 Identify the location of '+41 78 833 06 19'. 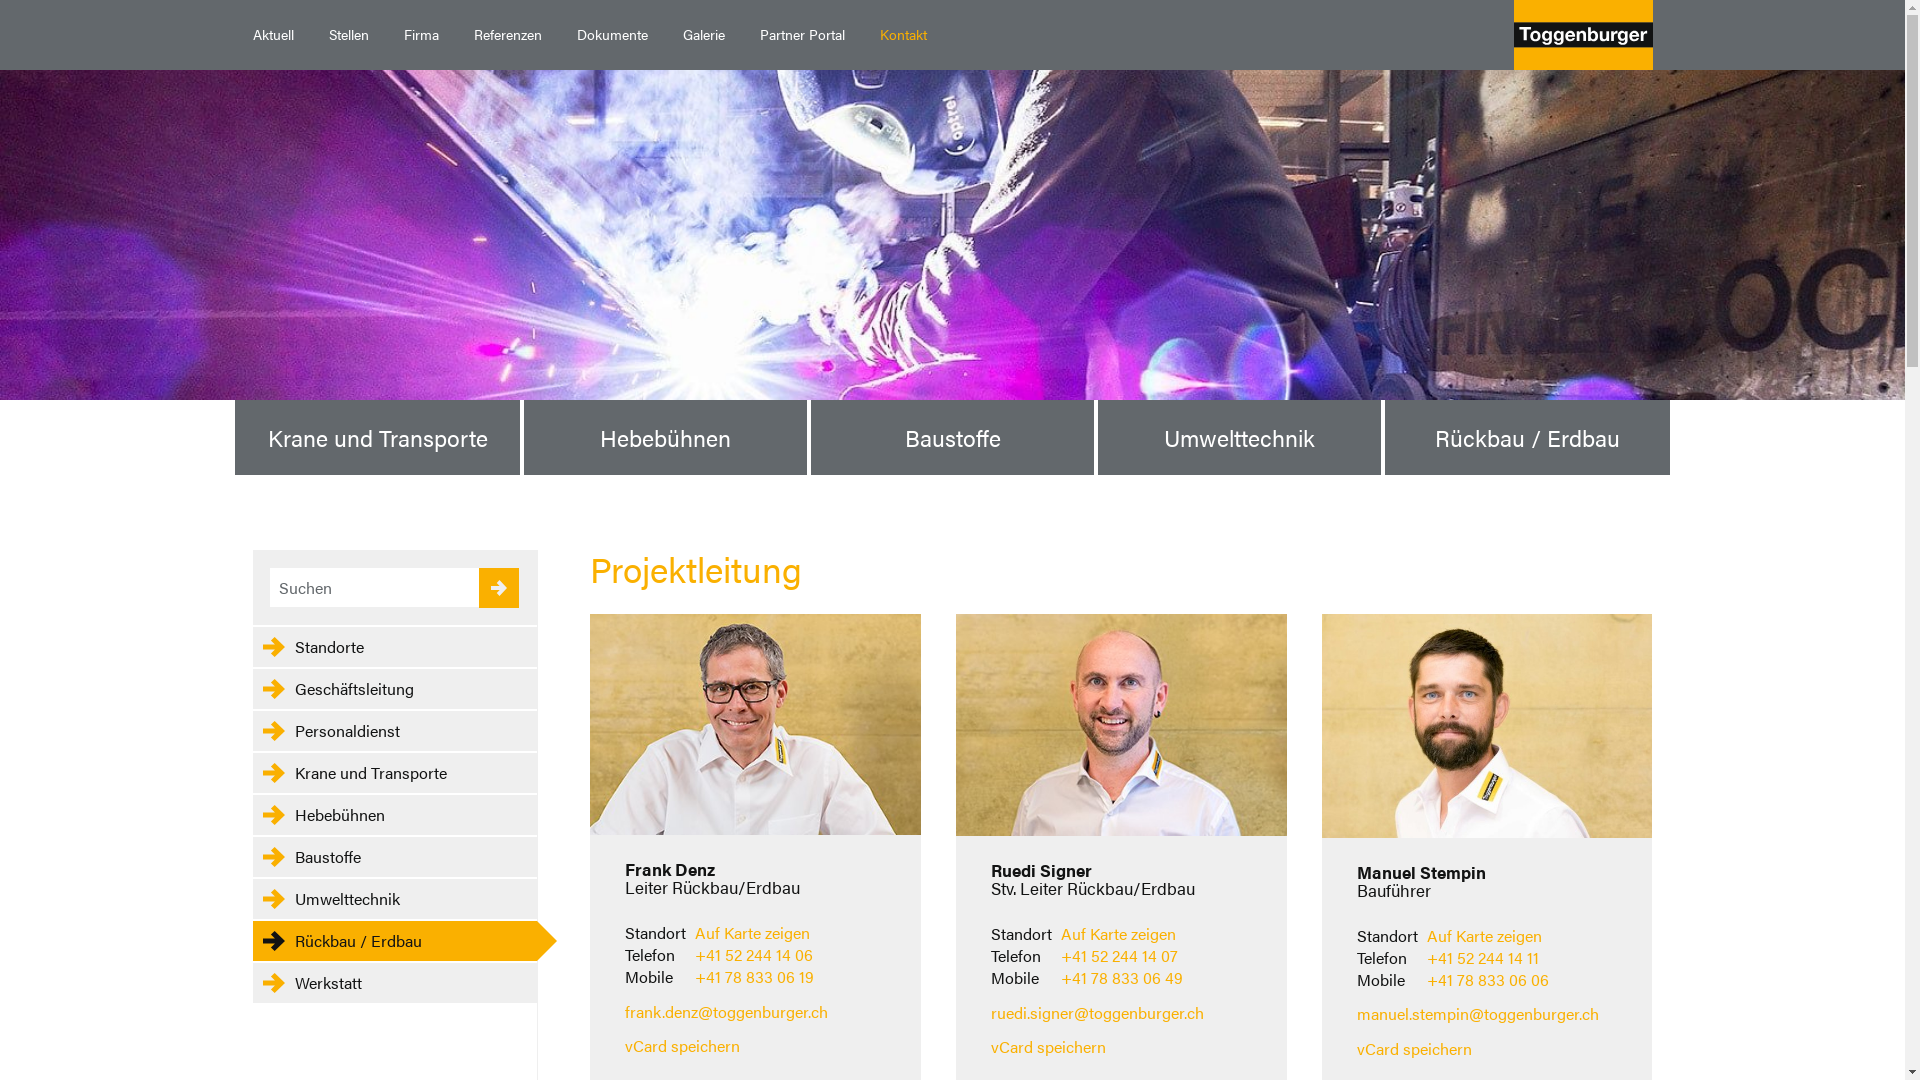
(753, 975).